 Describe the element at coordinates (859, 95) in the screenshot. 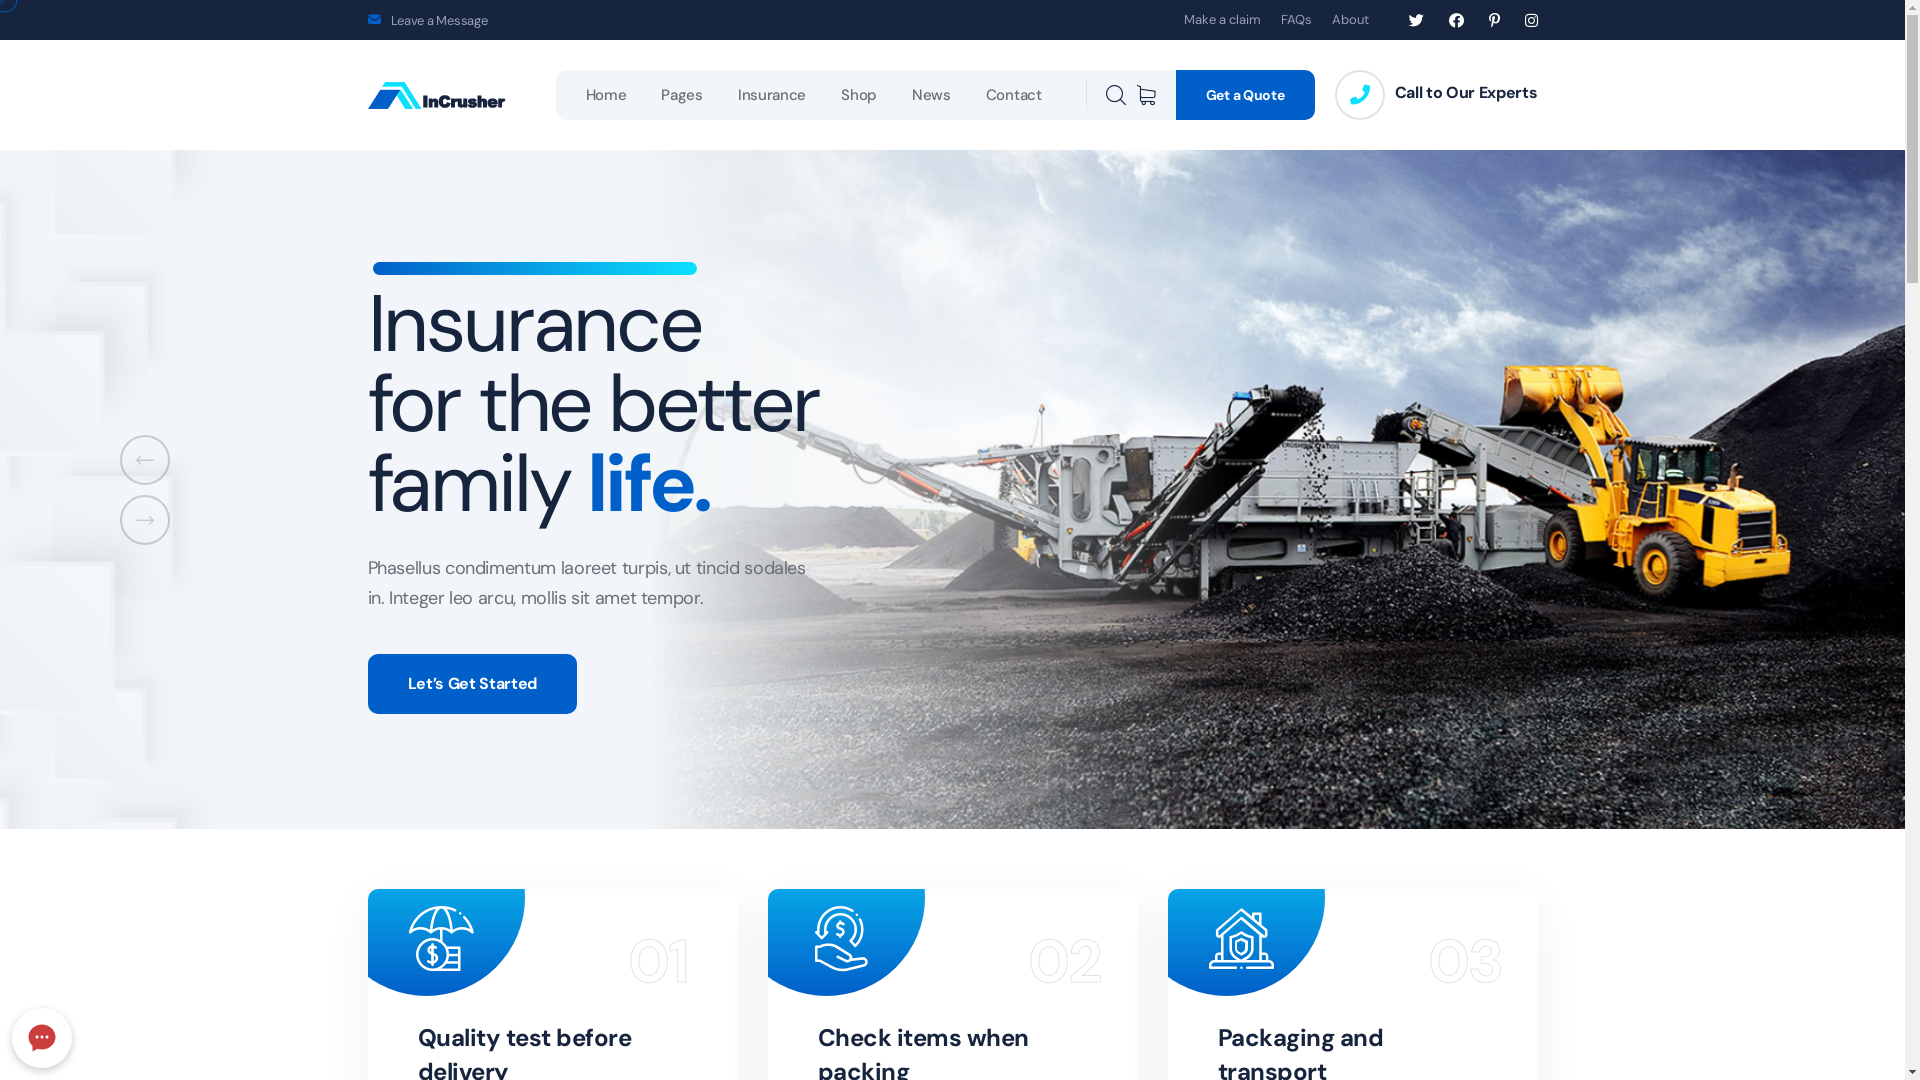

I see `'Shop'` at that location.